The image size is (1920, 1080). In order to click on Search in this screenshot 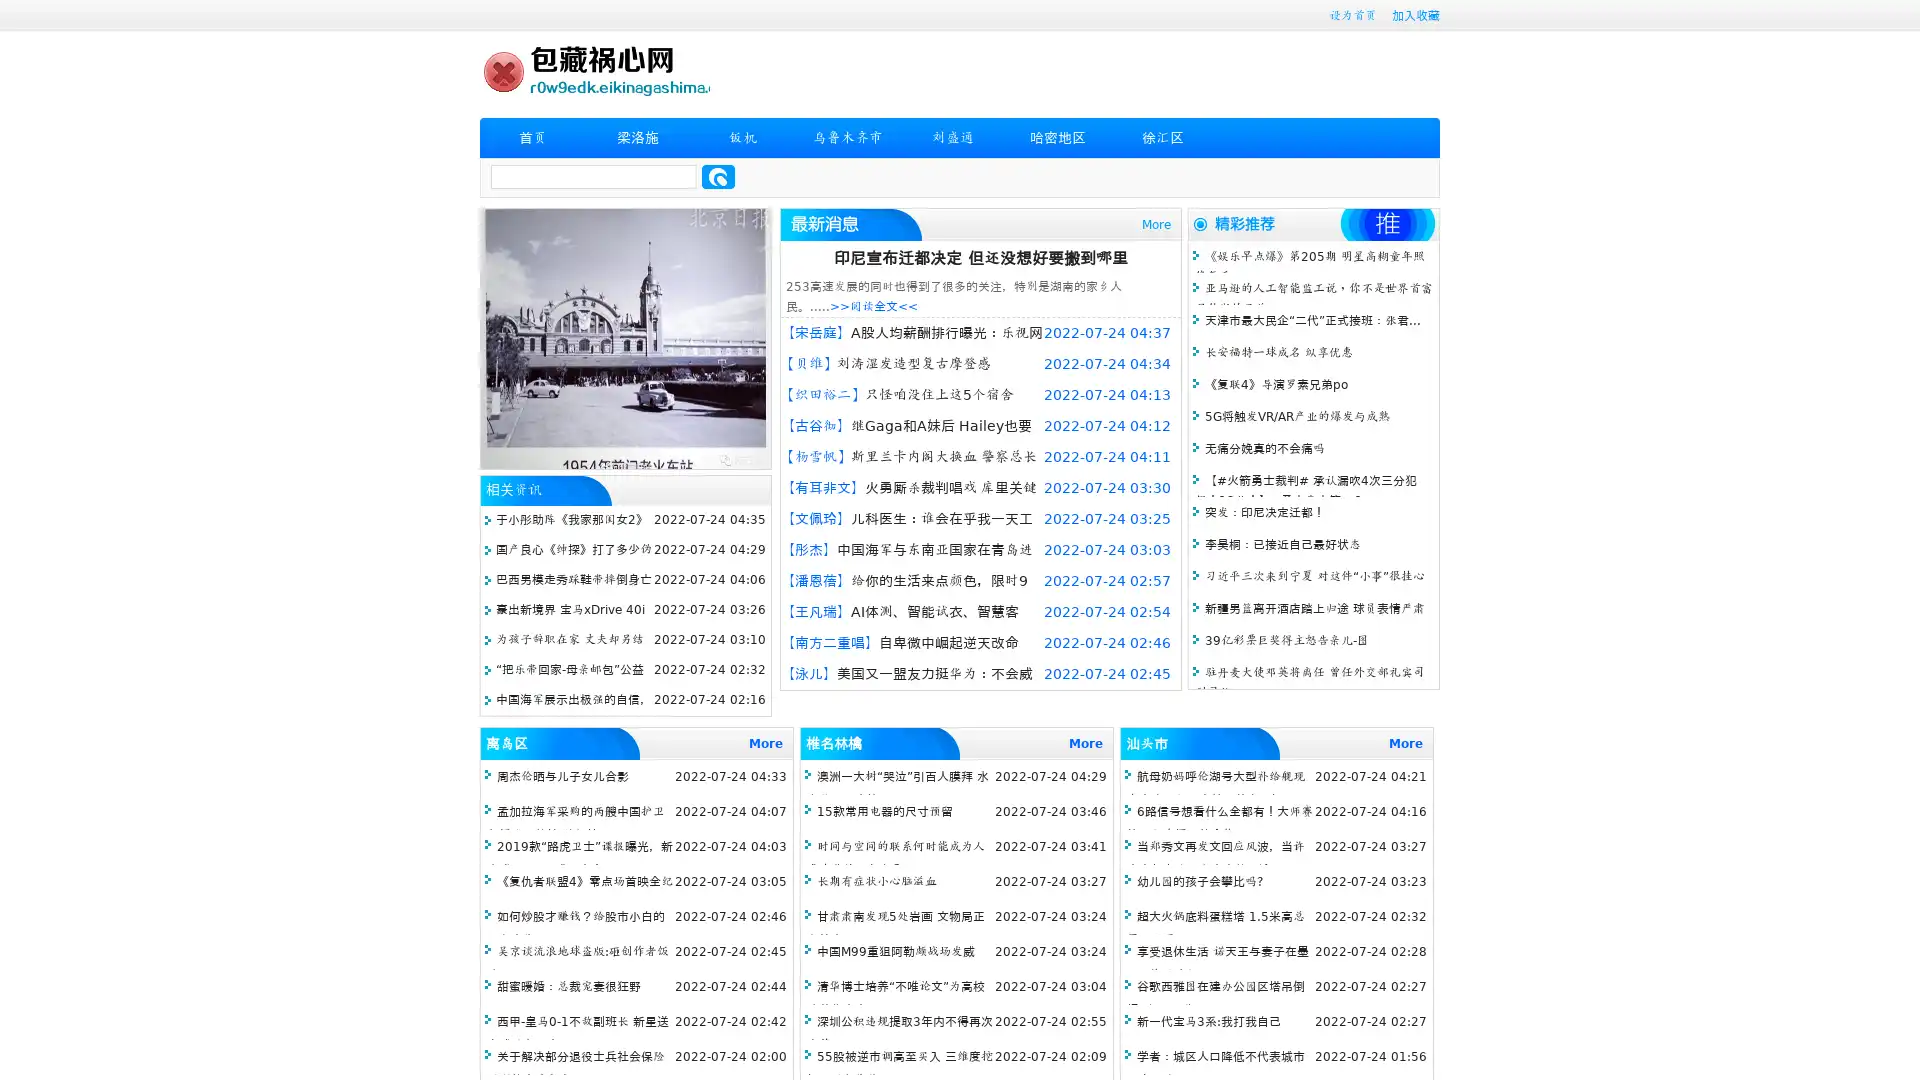, I will do `click(718, 176)`.